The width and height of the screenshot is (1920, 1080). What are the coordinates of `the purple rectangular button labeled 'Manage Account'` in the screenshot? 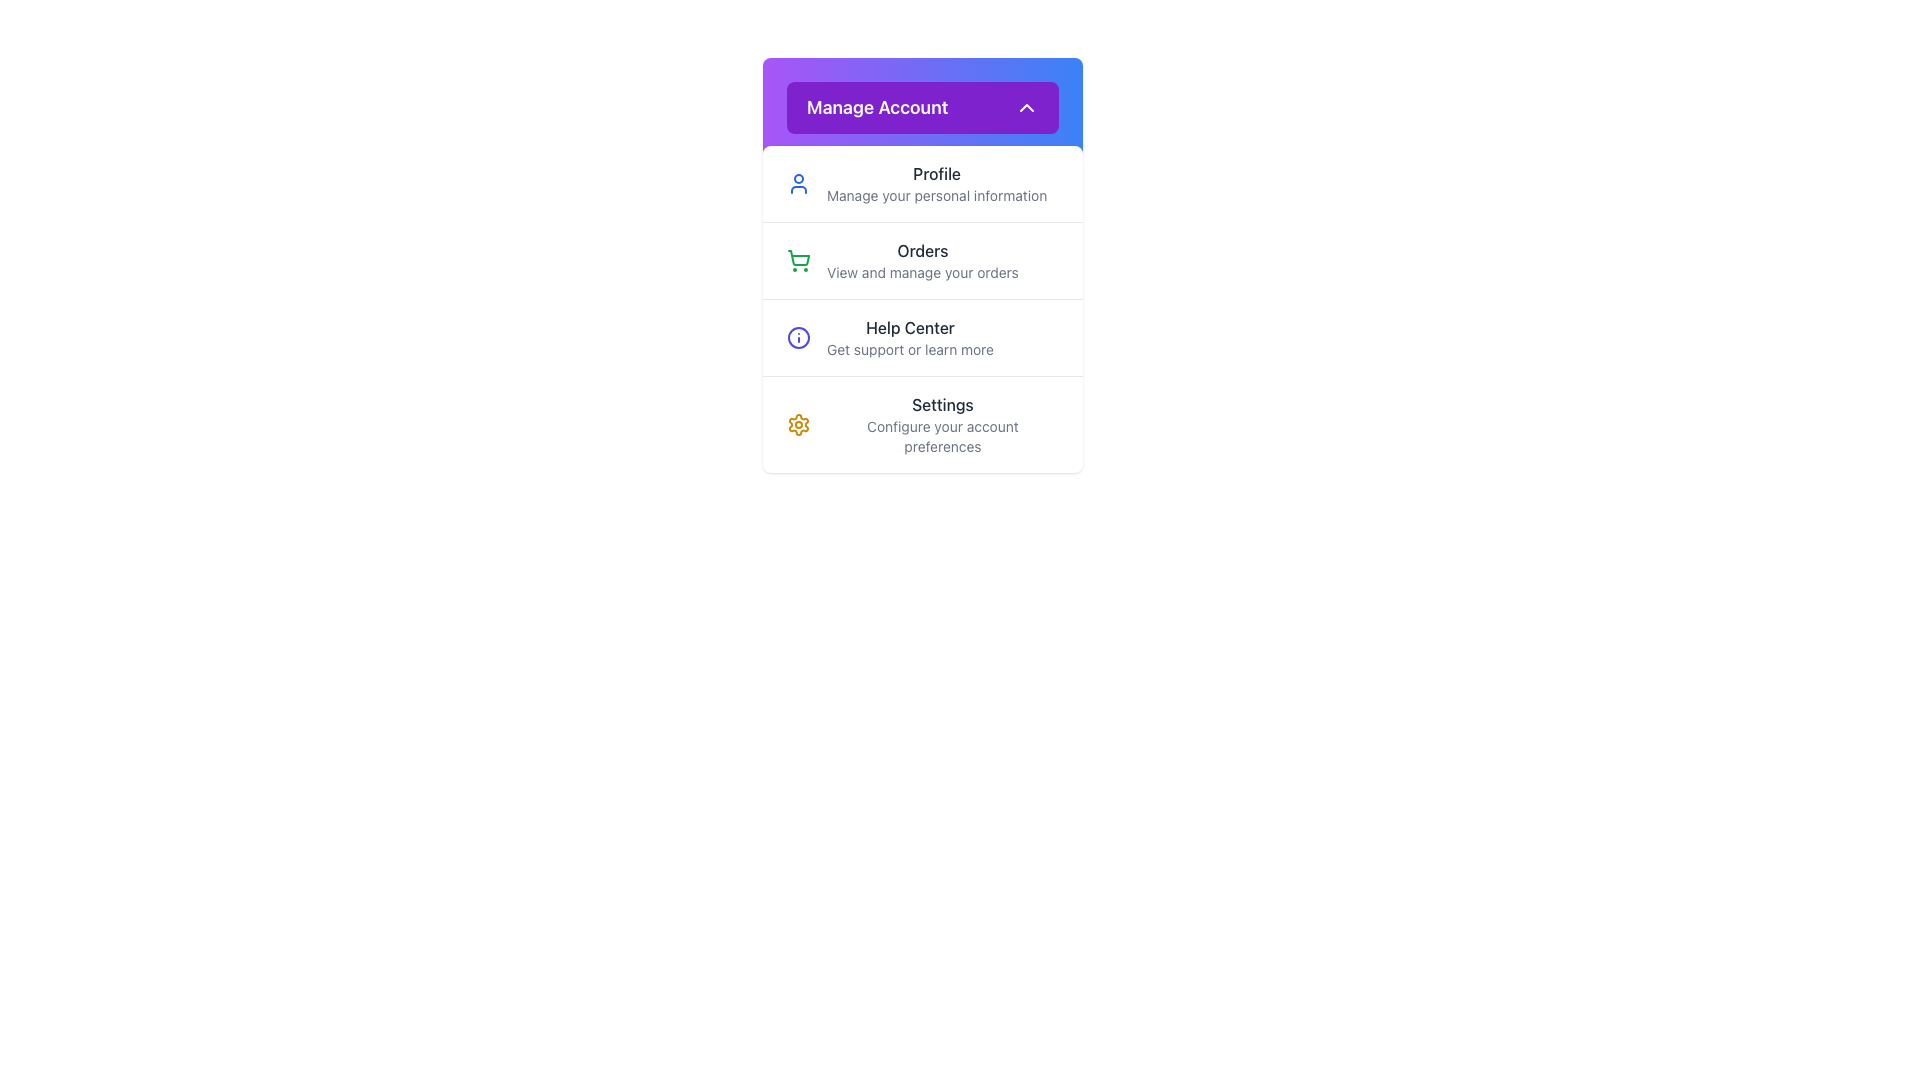 It's located at (921, 108).